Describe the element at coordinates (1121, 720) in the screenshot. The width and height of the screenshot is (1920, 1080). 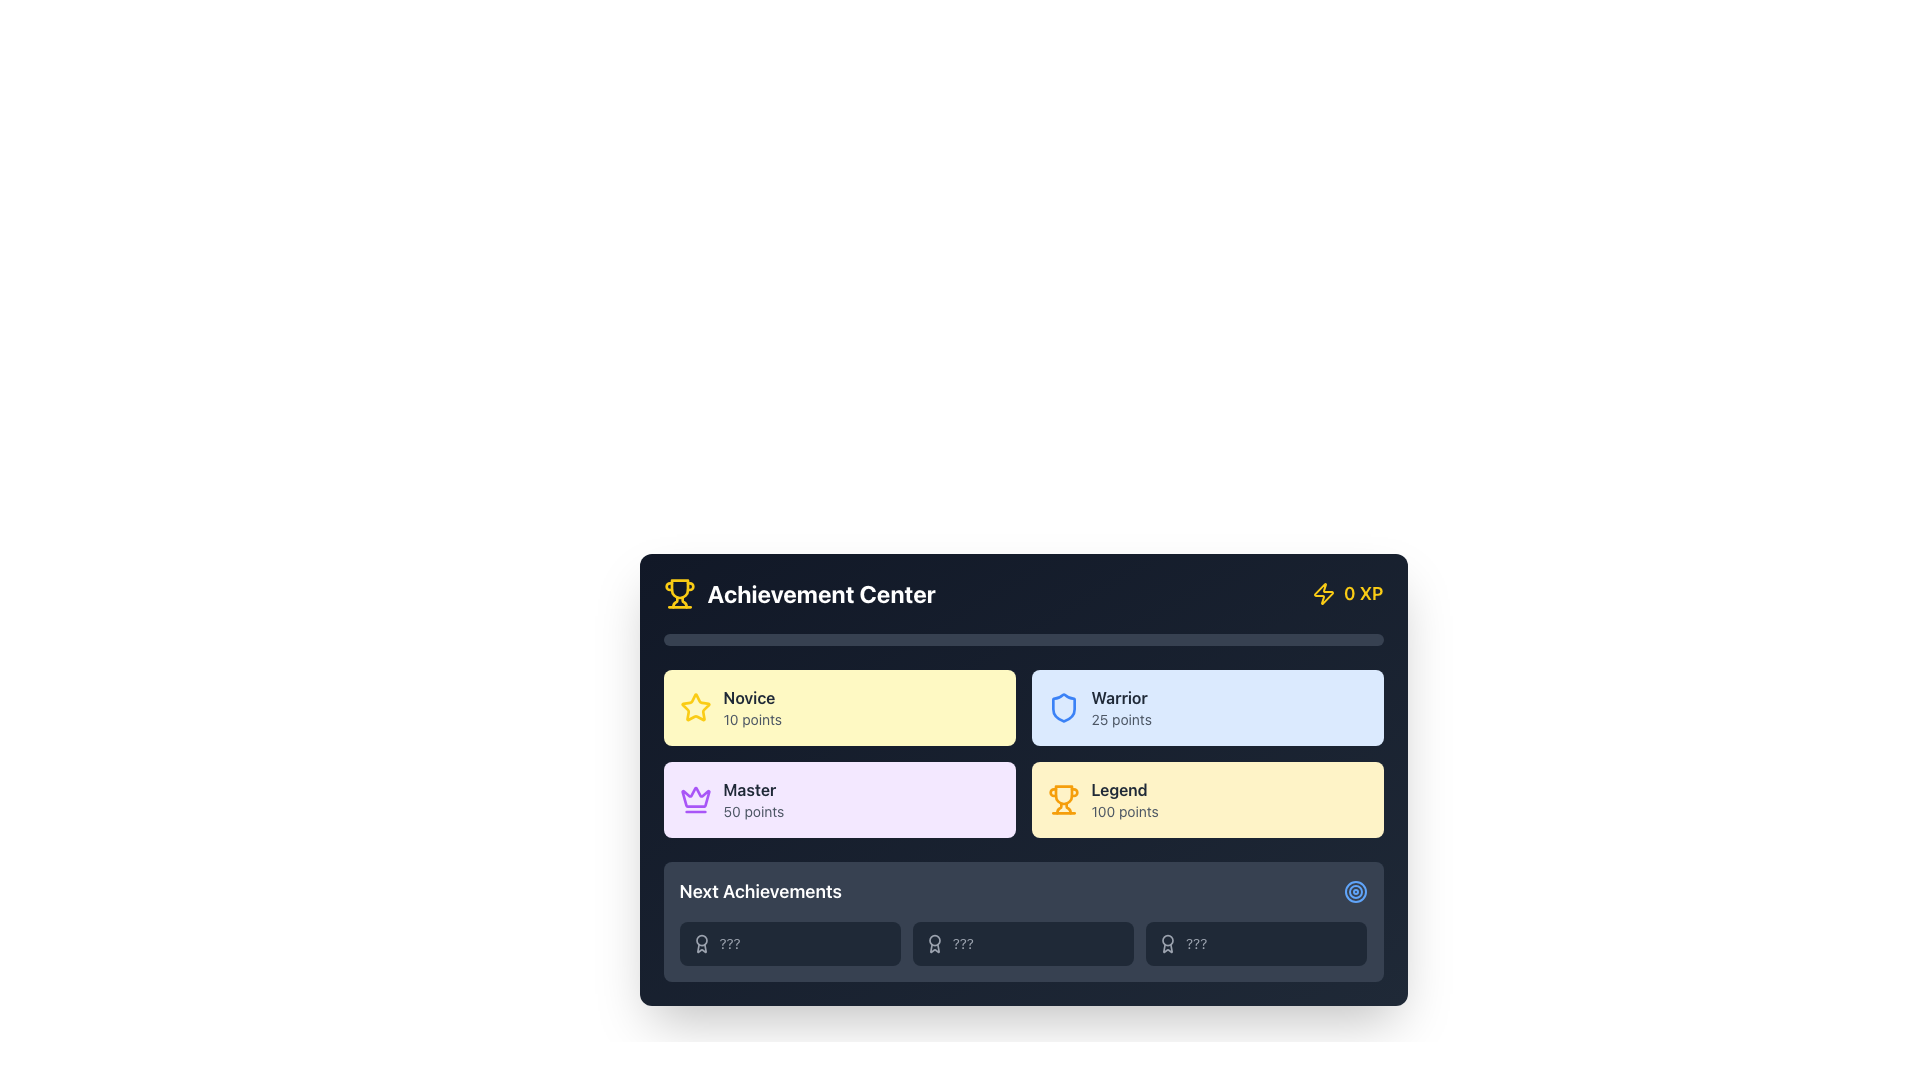
I see `the text label displaying the numeric score for the 'Warrior' category, located in the top-right quadrant of the 'Achievement Center' interface, below the title 'Warrior'` at that location.